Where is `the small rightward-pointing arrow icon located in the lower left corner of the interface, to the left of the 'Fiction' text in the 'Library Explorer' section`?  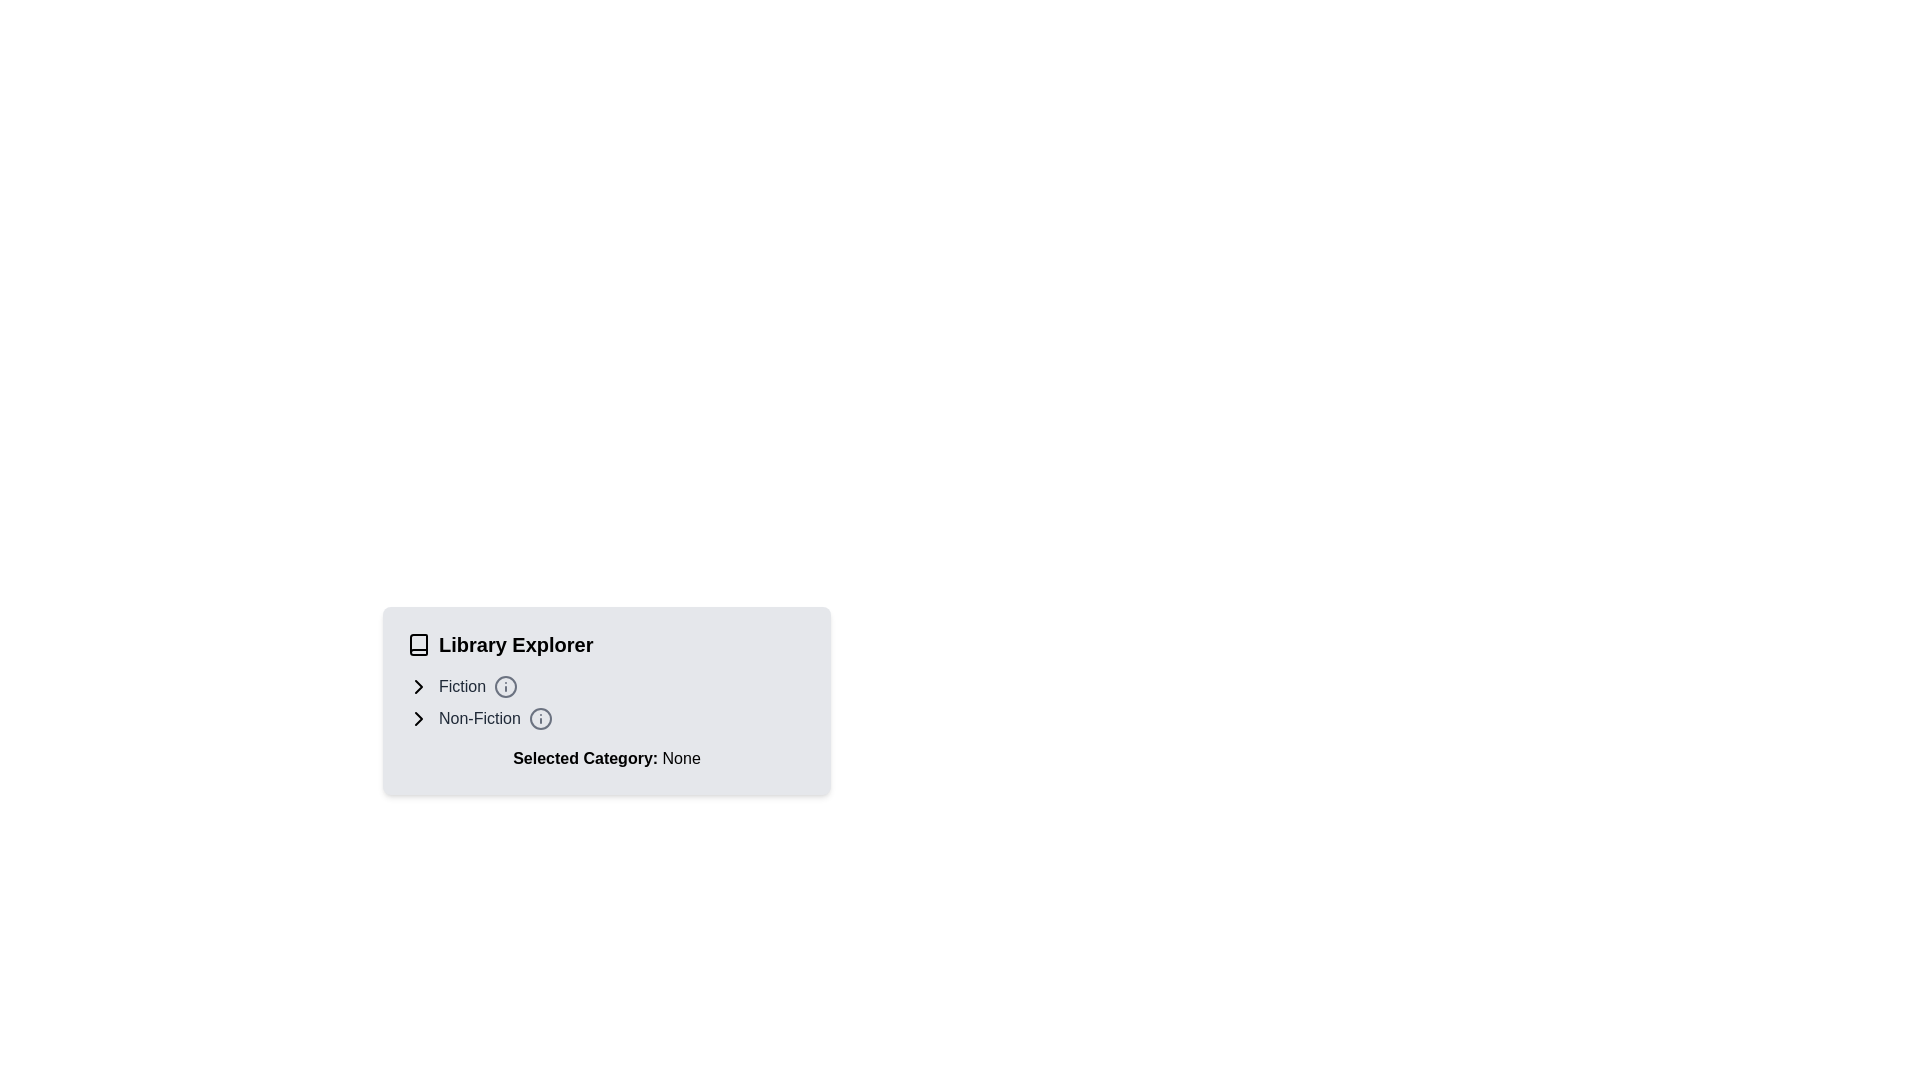 the small rightward-pointing arrow icon located in the lower left corner of the interface, to the left of the 'Fiction' text in the 'Library Explorer' section is located at coordinates (417, 685).